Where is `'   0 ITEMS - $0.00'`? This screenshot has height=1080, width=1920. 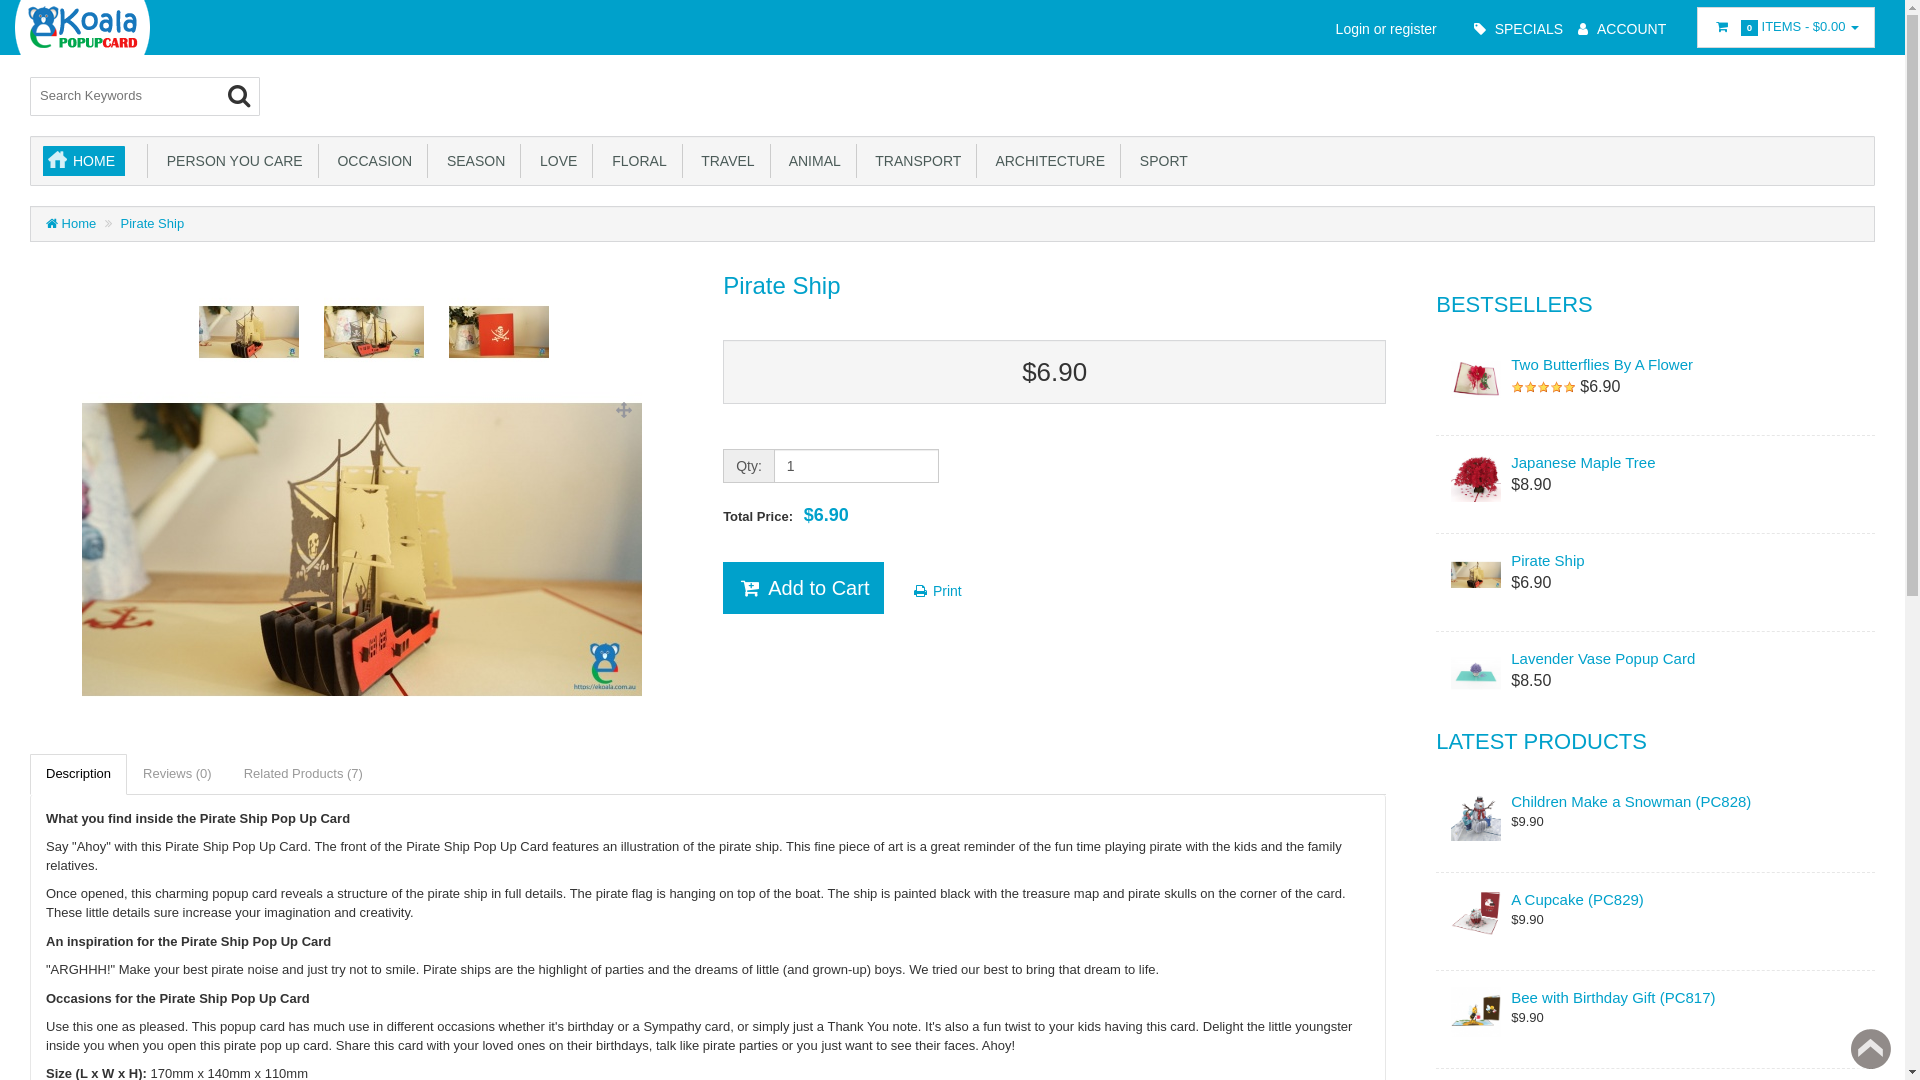 '   0 ITEMS - $0.00' is located at coordinates (1785, 27).